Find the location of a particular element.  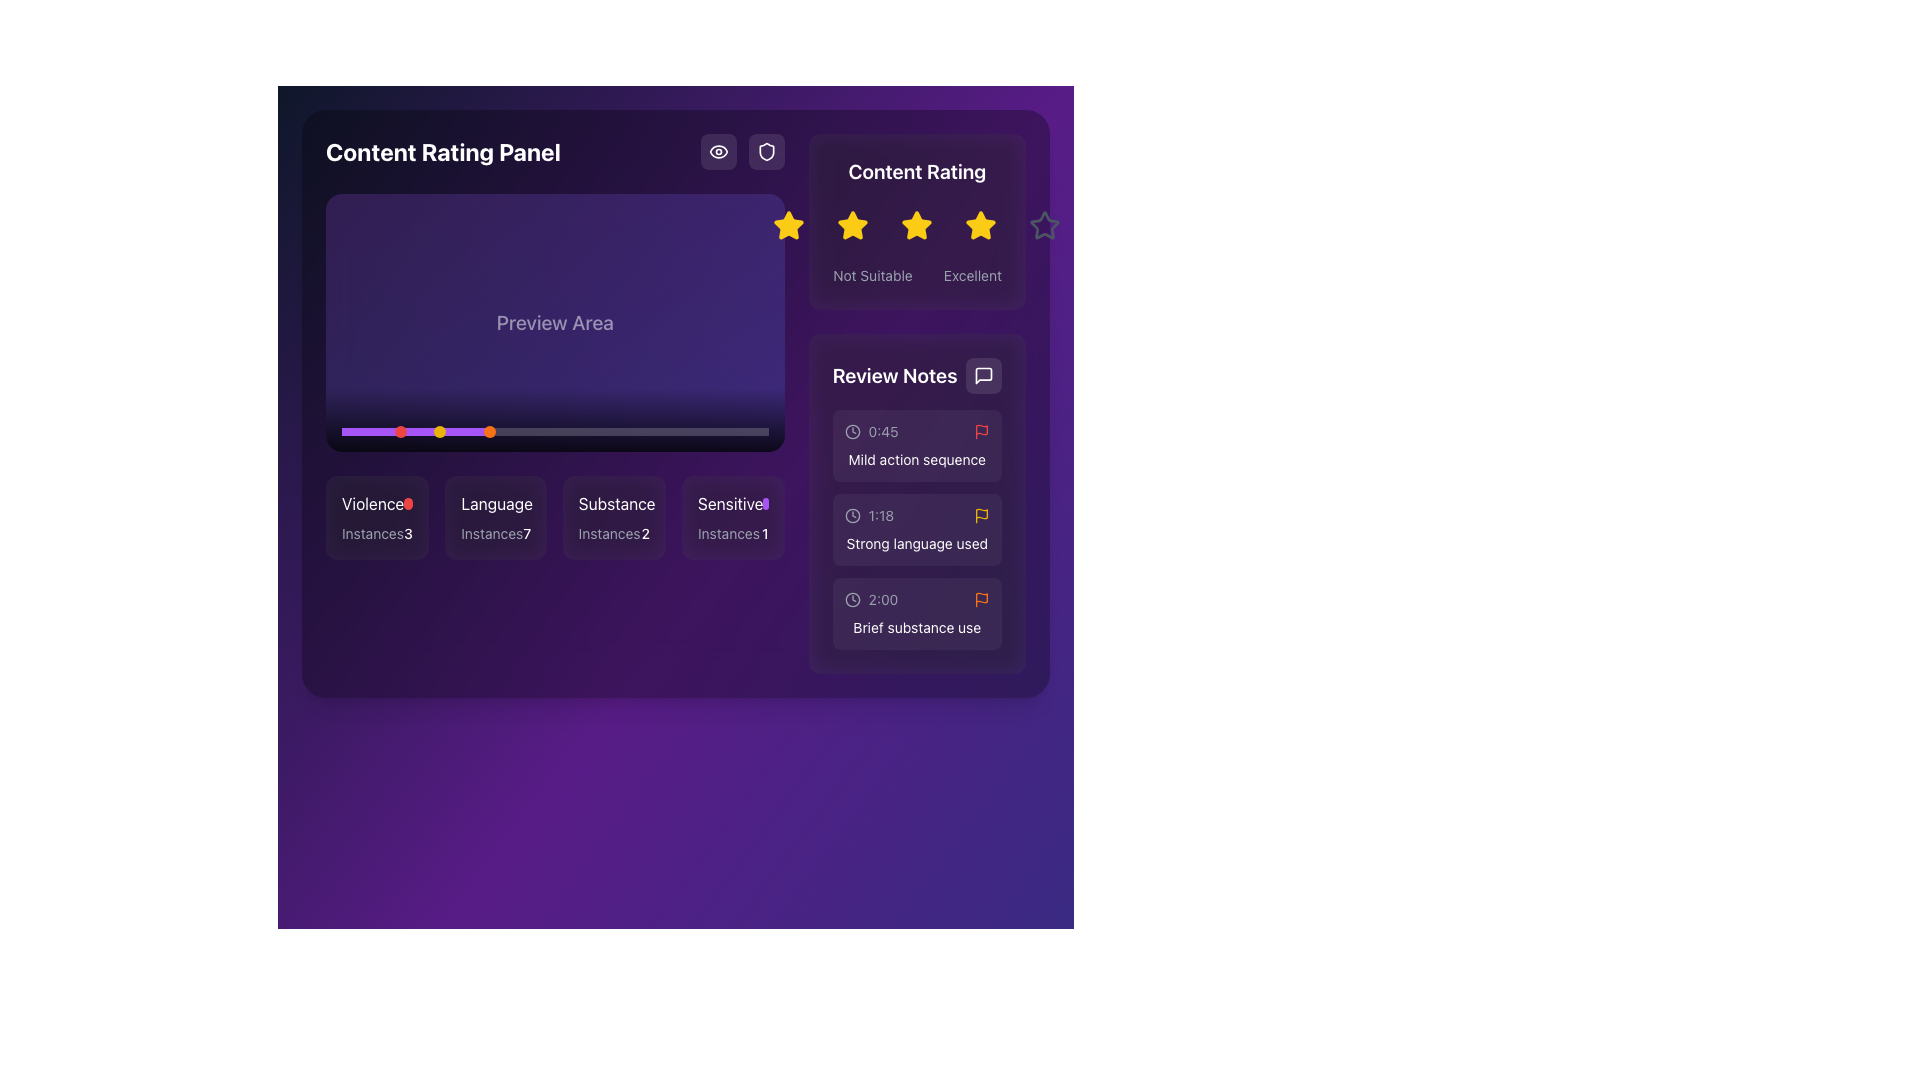

the Text Label displaying 'Brief substance use' in white on a dark purple background, located at the bottom of the 'Review Notes' section is located at coordinates (916, 627).